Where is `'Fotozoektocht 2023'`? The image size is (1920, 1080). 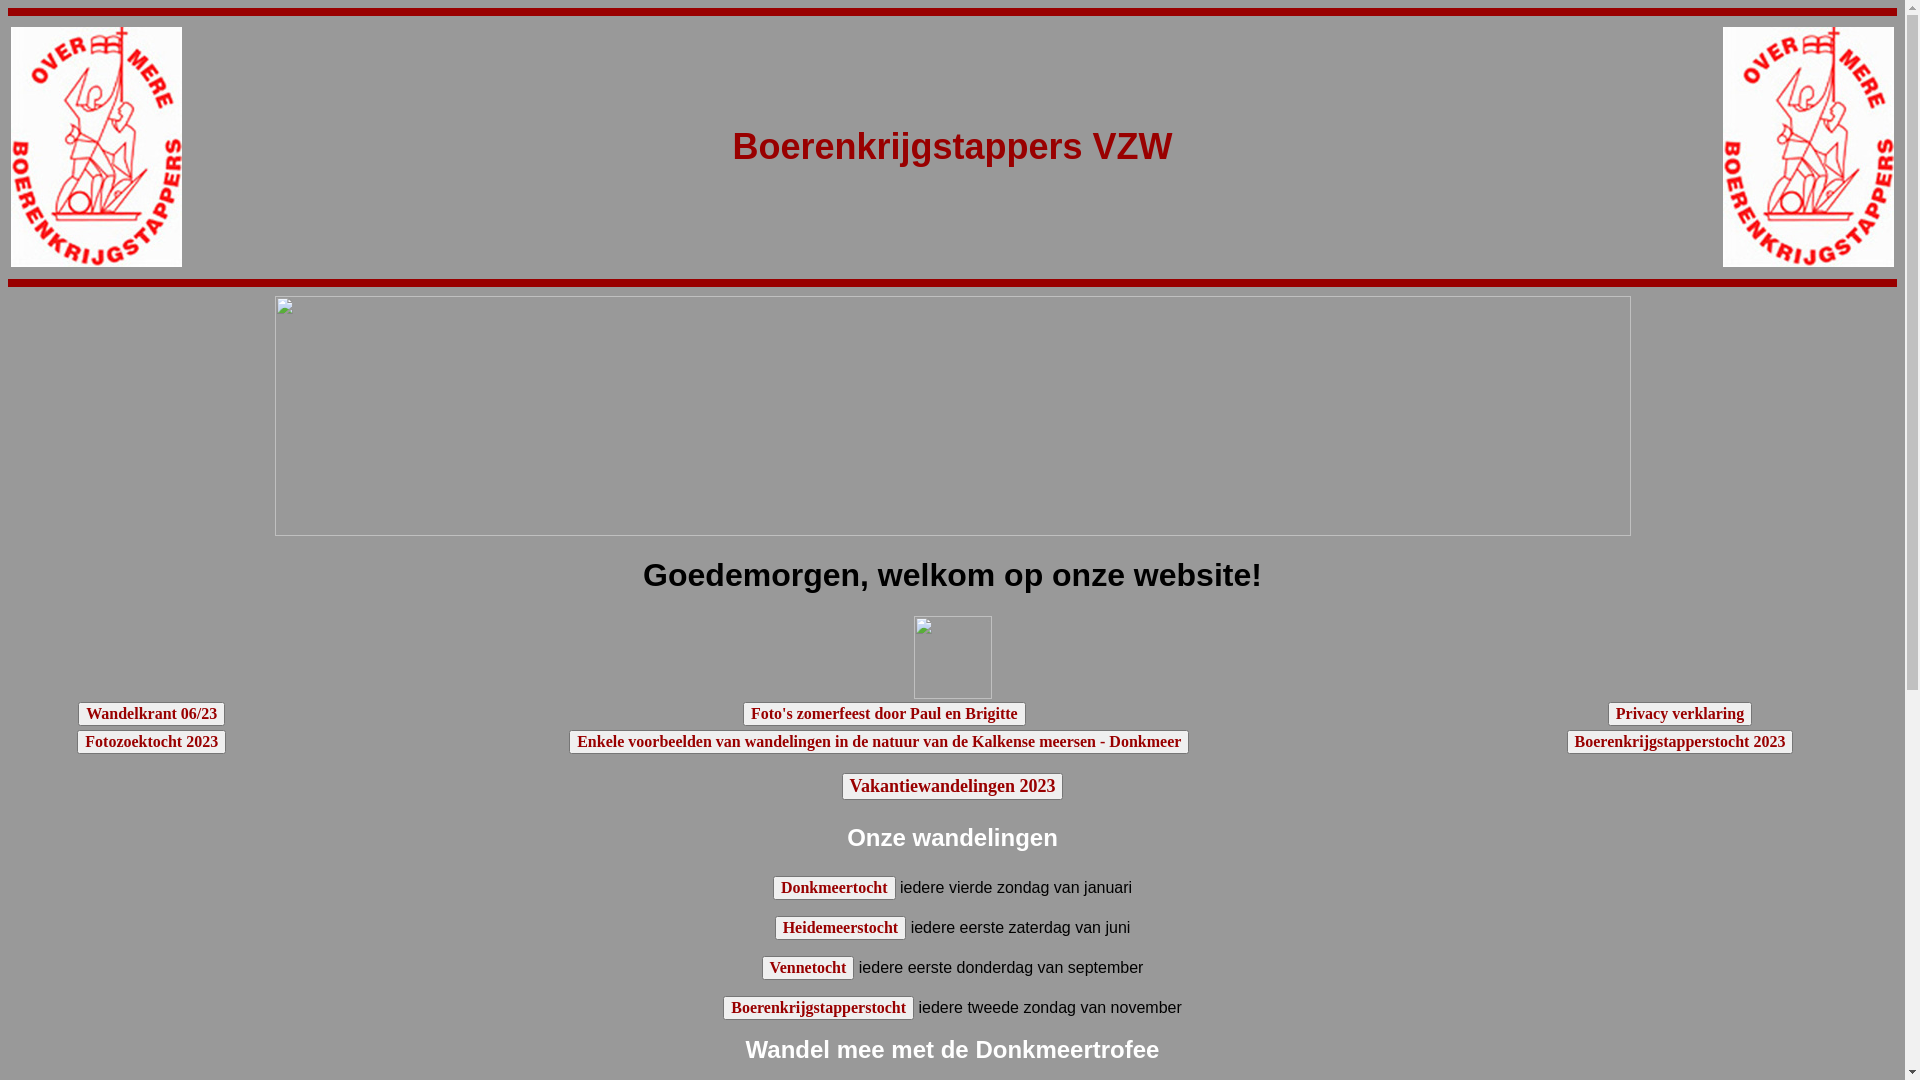
'Fotozoektocht 2023' is located at coordinates (150, 741).